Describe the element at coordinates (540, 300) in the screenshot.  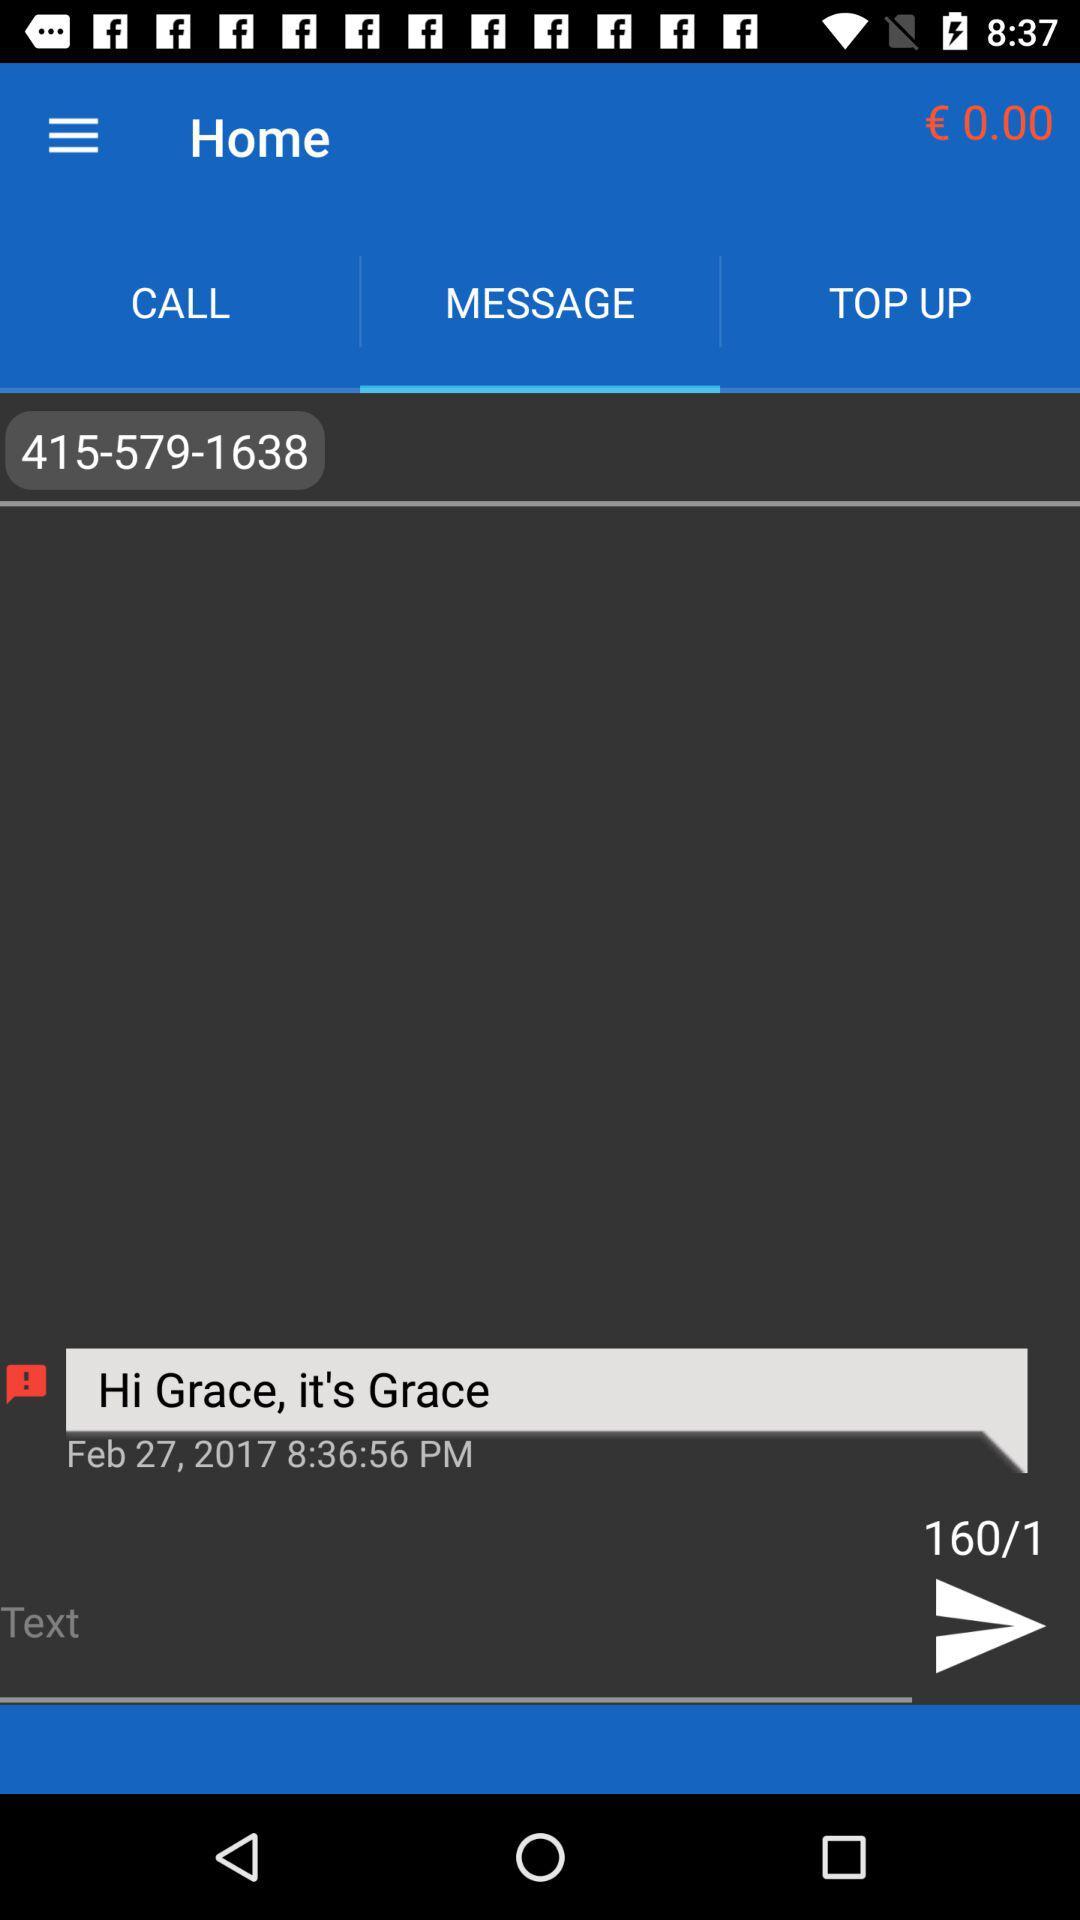
I see `item above the ,415-579-1638,  item` at that location.